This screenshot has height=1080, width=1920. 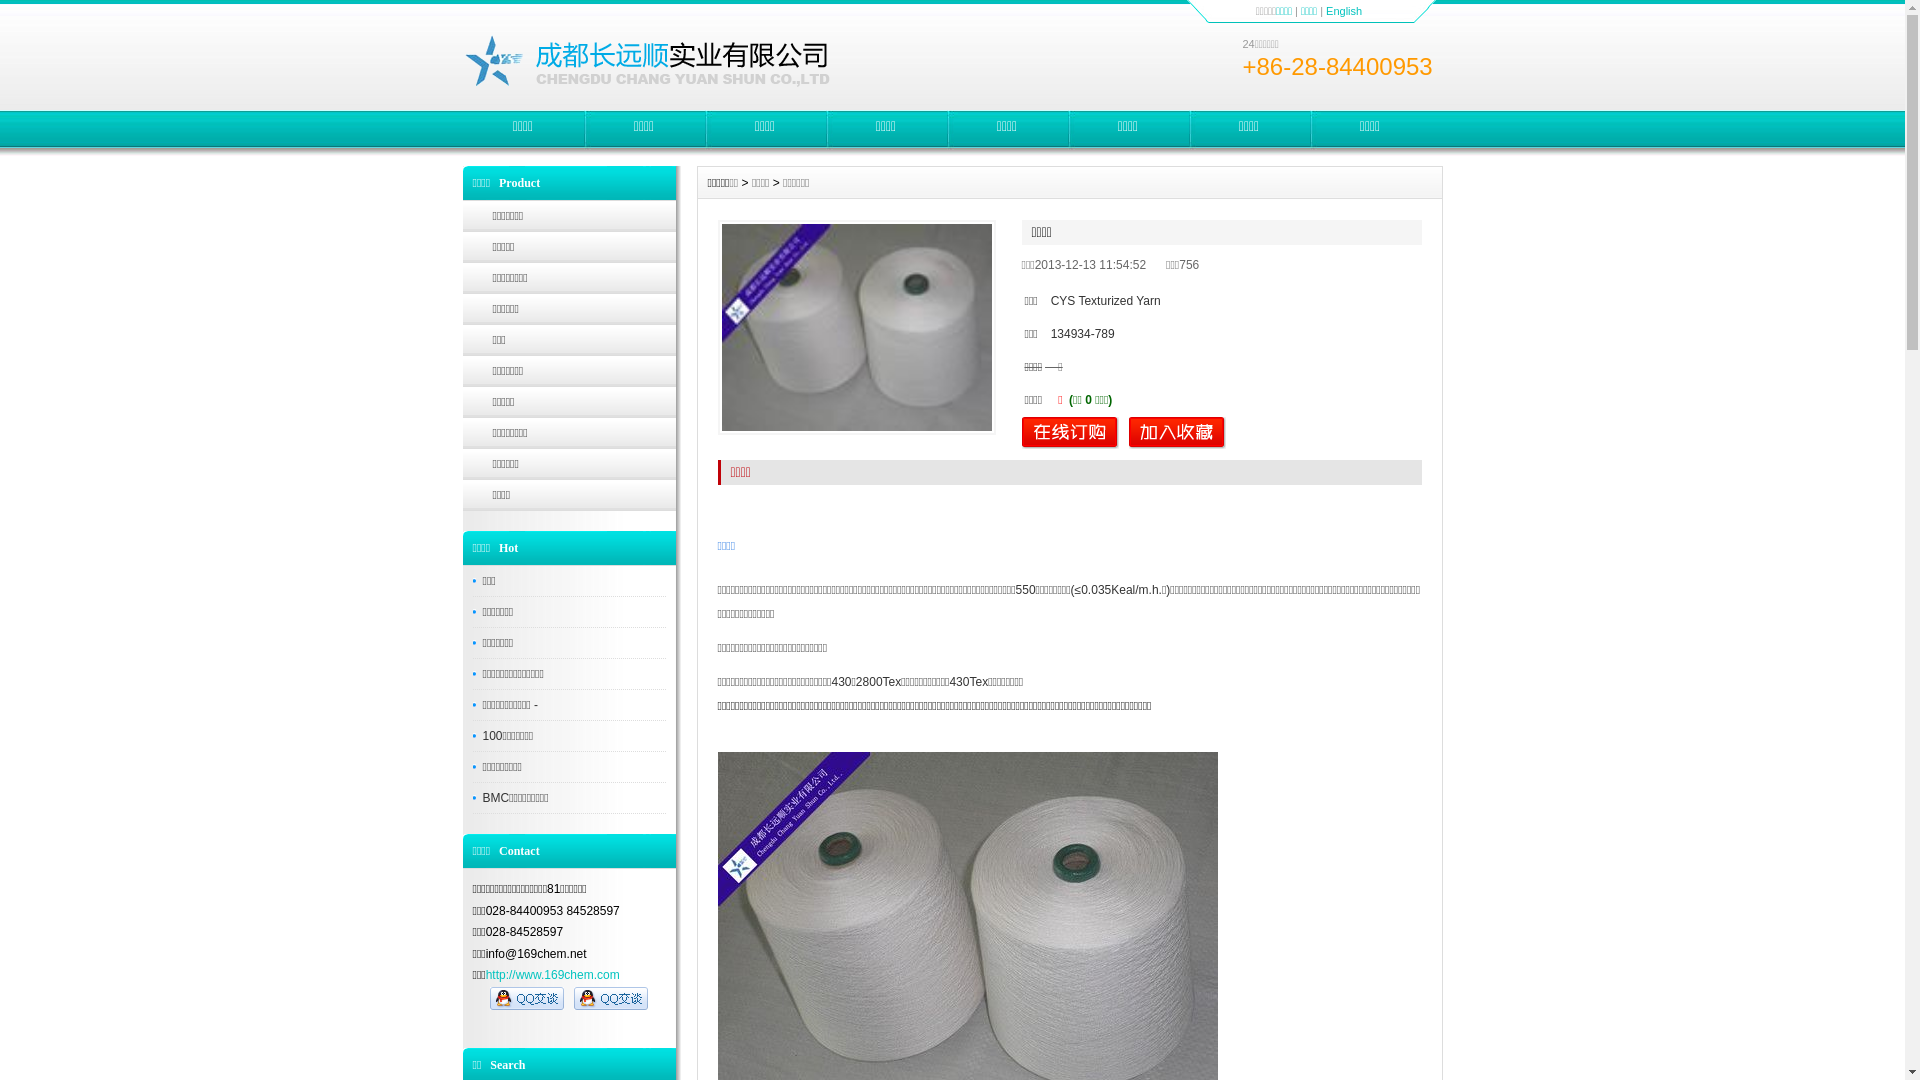 What do you see at coordinates (1344, 11) in the screenshot?
I see `'English'` at bounding box center [1344, 11].